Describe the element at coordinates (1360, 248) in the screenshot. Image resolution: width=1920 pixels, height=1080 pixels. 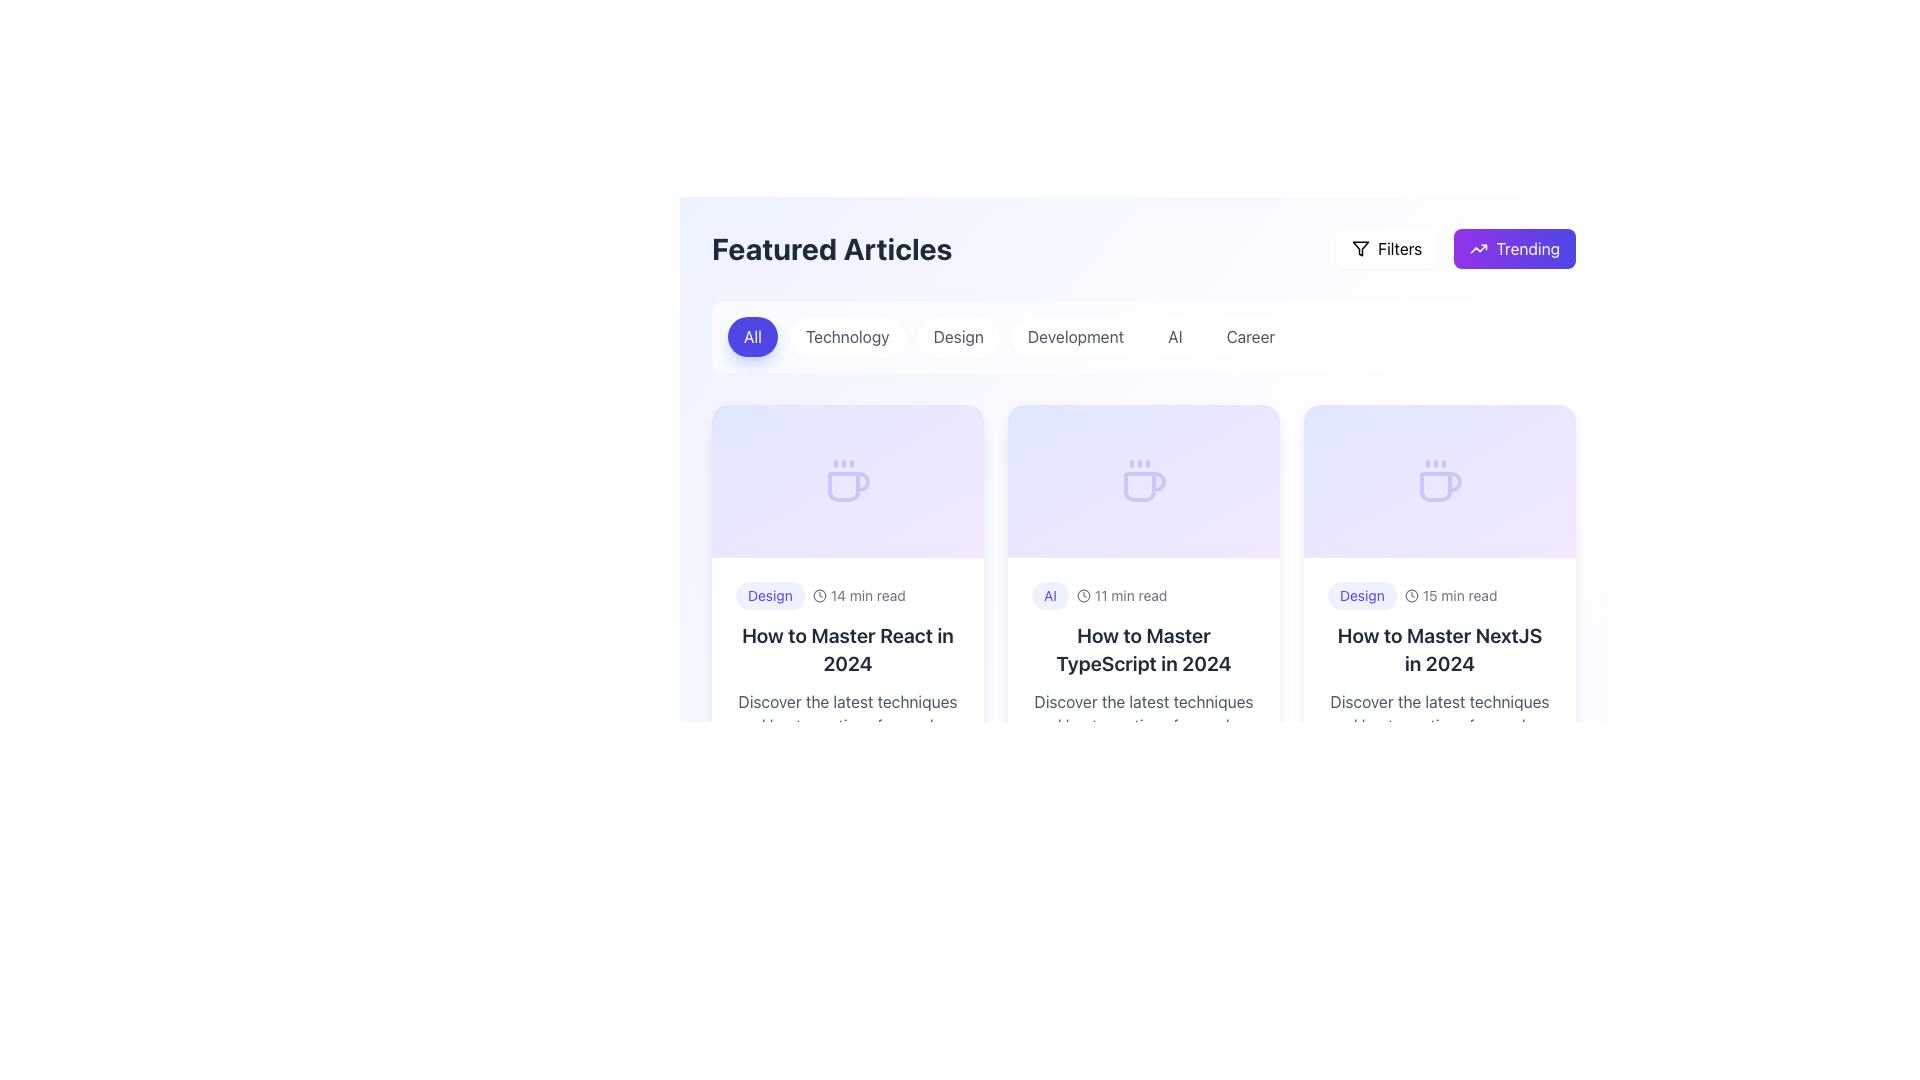
I see `the Filter Icon located at the top-right corner of the page, next to the Trending button` at that location.